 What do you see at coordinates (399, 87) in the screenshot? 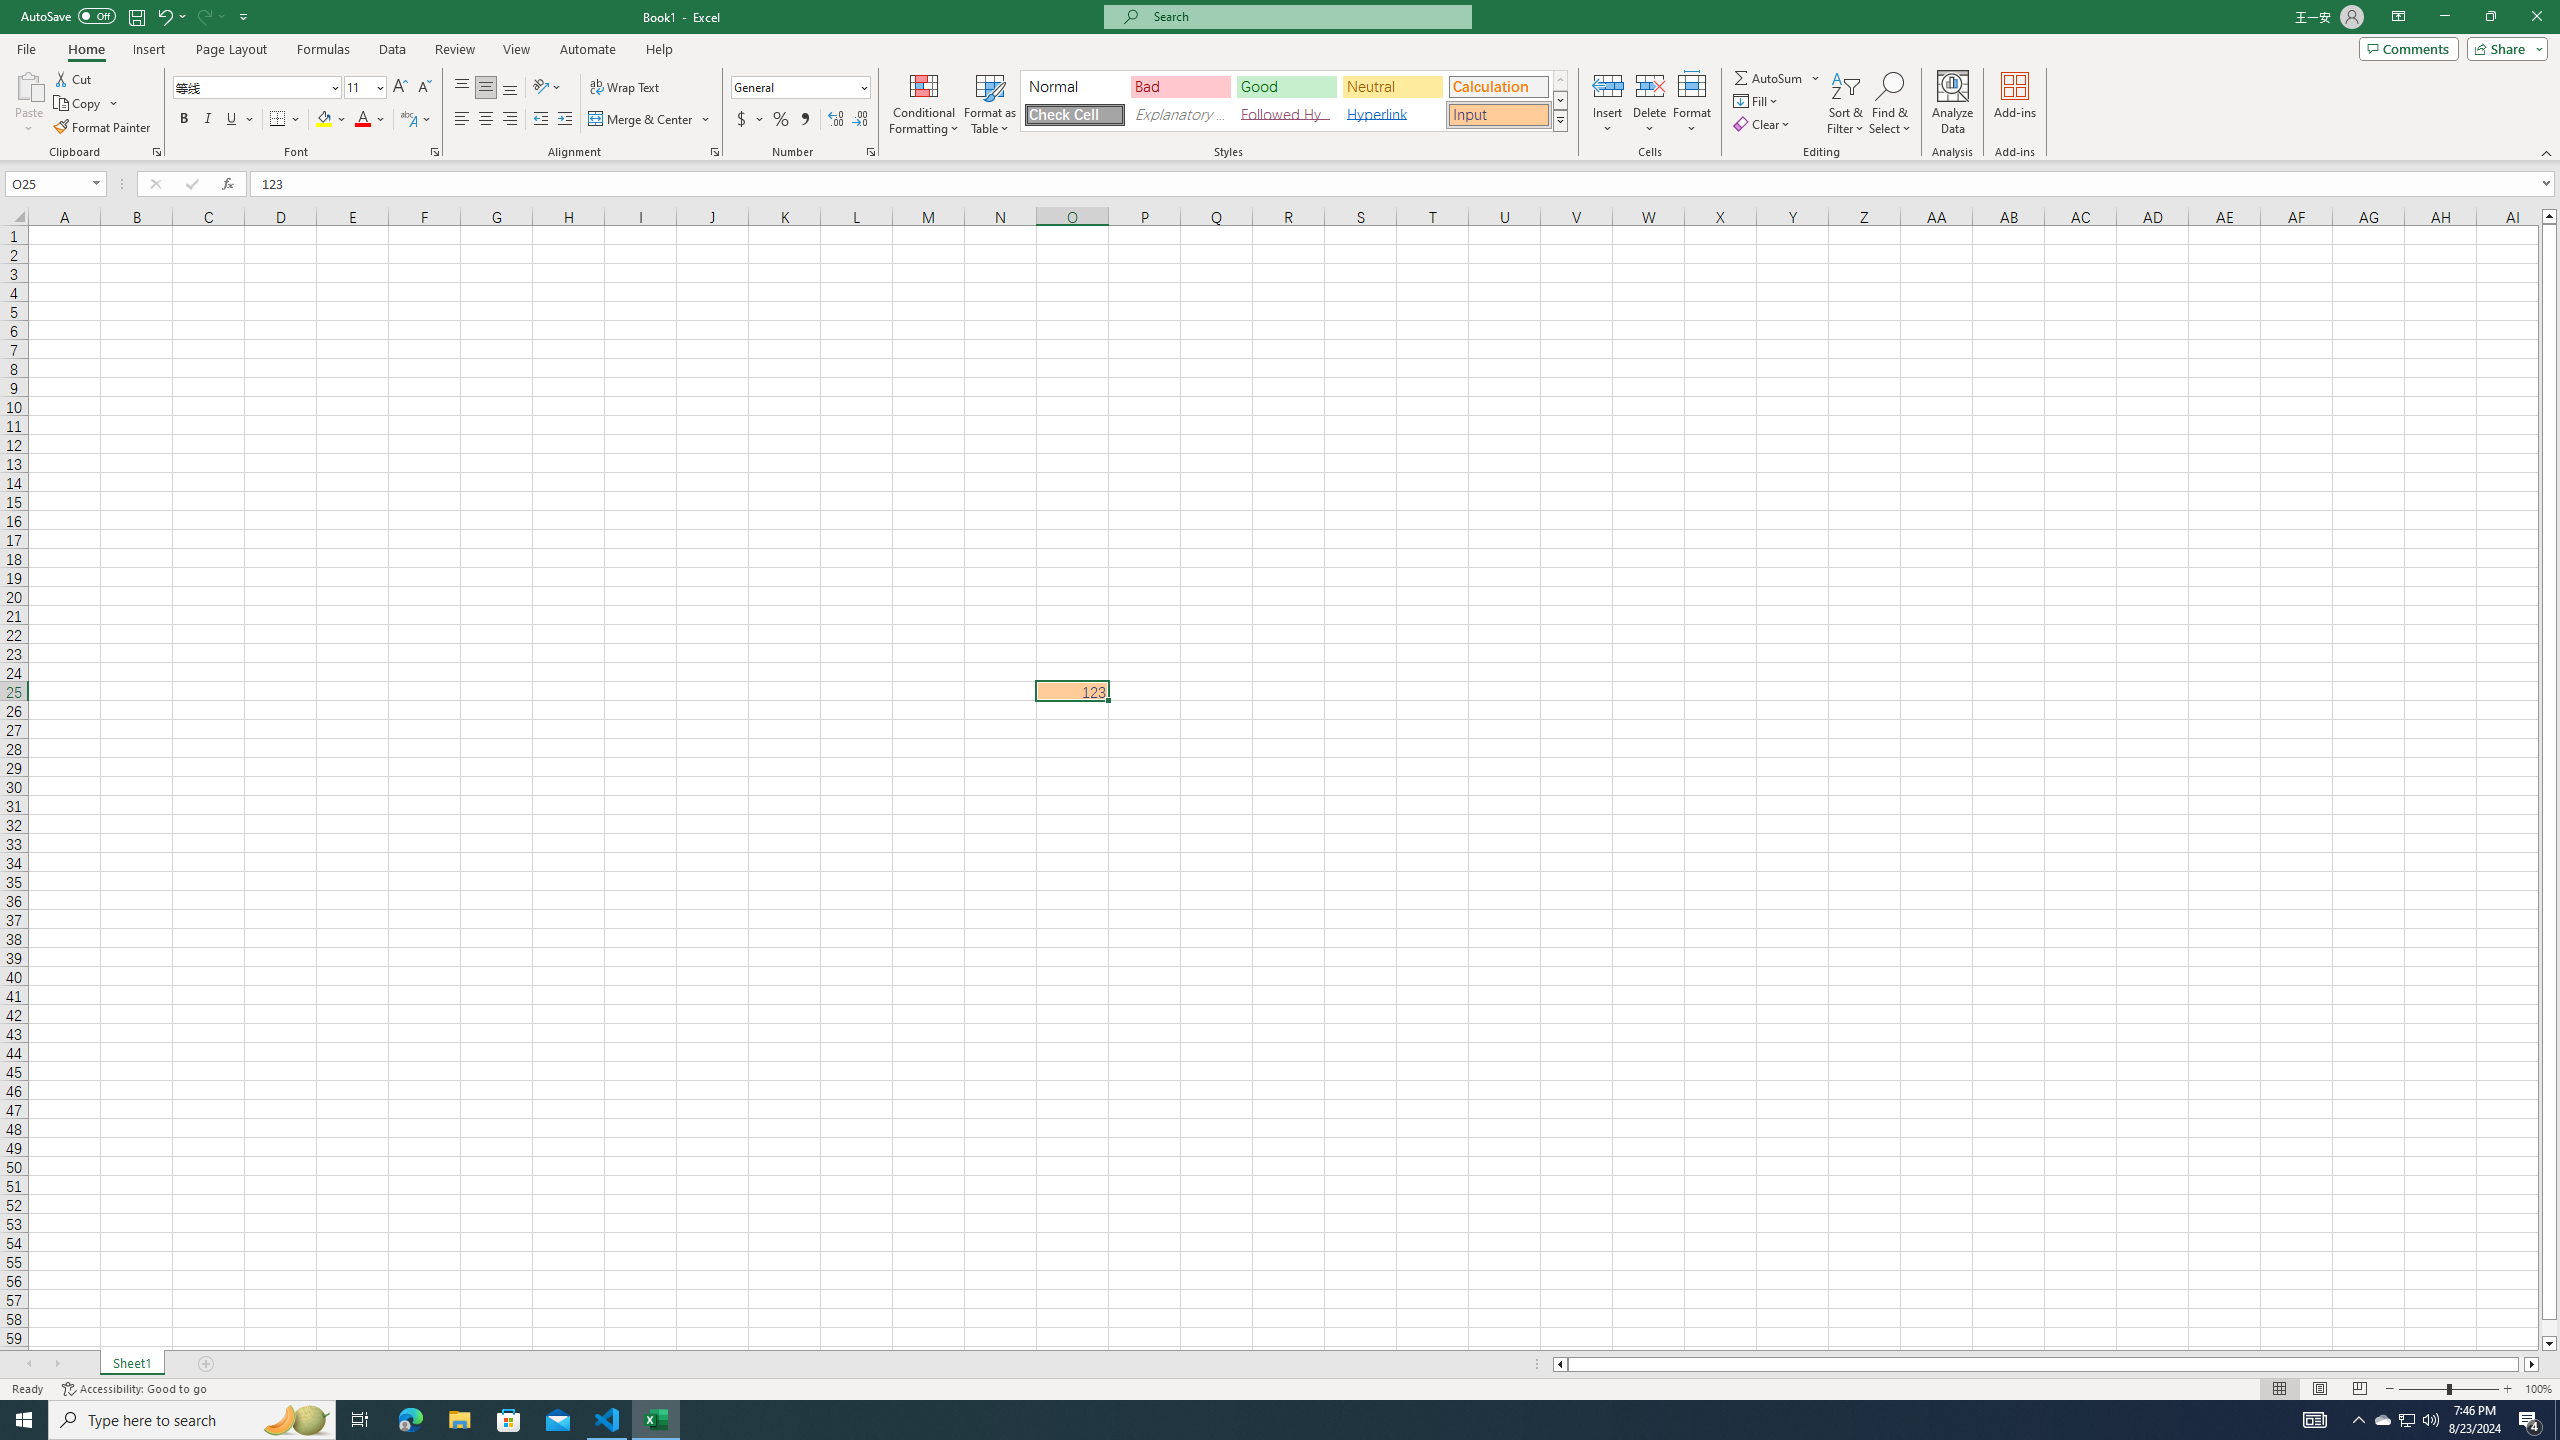
I see `'Increase Font Size'` at bounding box center [399, 87].